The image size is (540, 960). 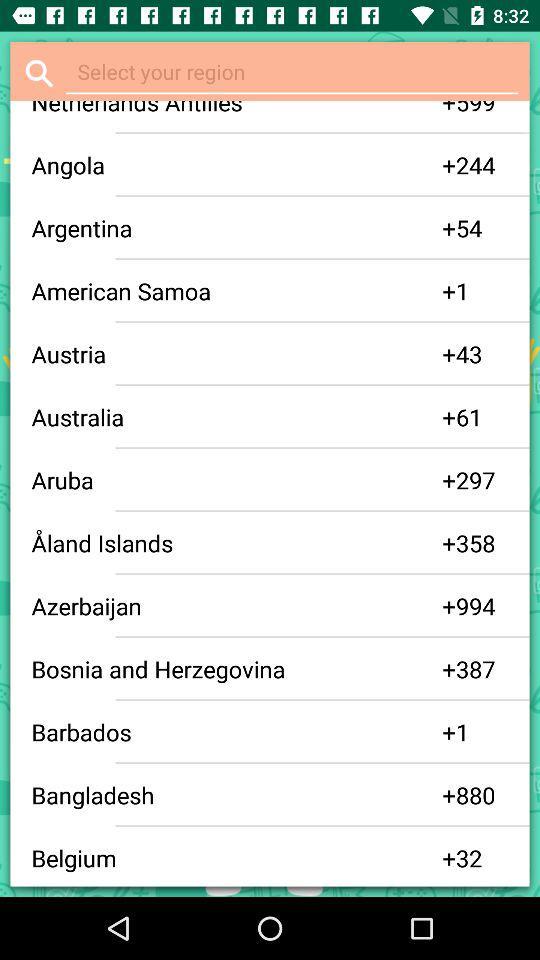 What do you see at coordinates (481, 669) in the screenshot?
I see `the 387 icon` at bounding box center [481, 669].